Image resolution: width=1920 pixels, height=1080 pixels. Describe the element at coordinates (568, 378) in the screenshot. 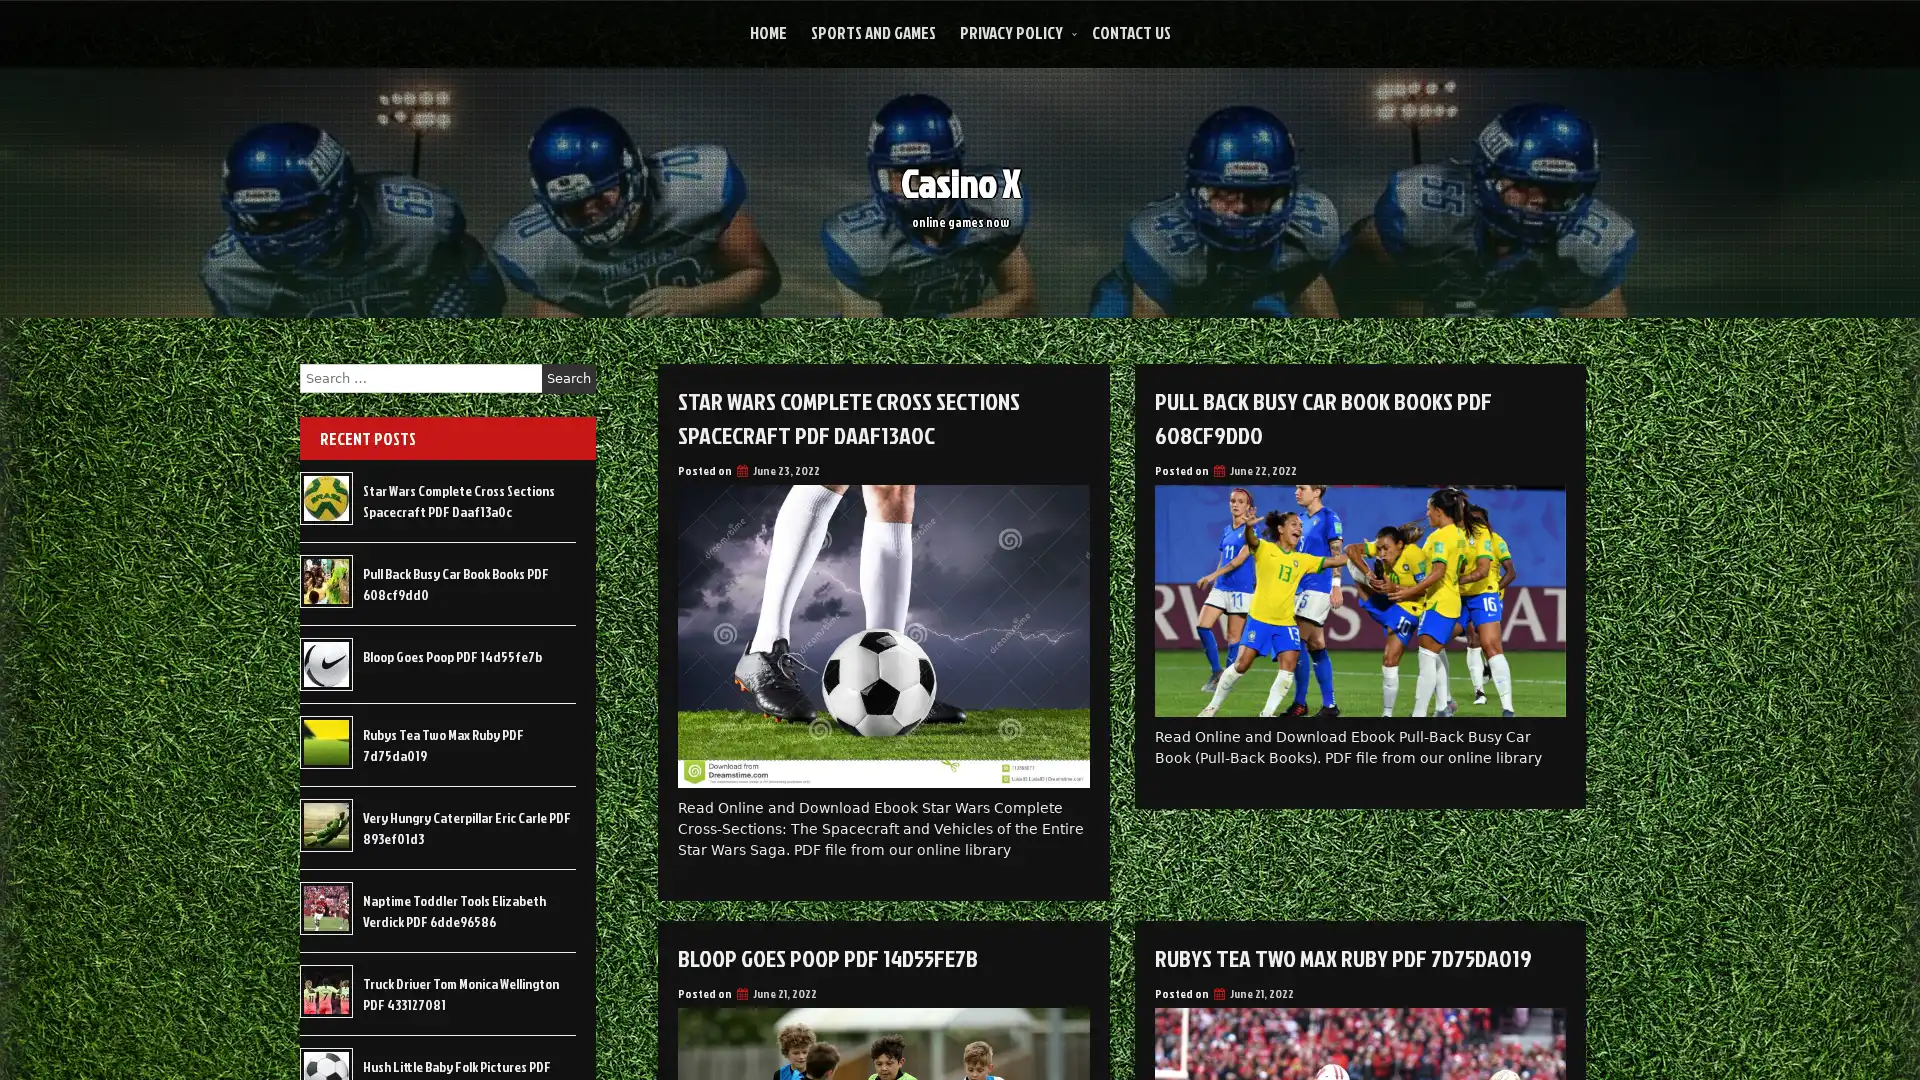

I see `Search` at that location.